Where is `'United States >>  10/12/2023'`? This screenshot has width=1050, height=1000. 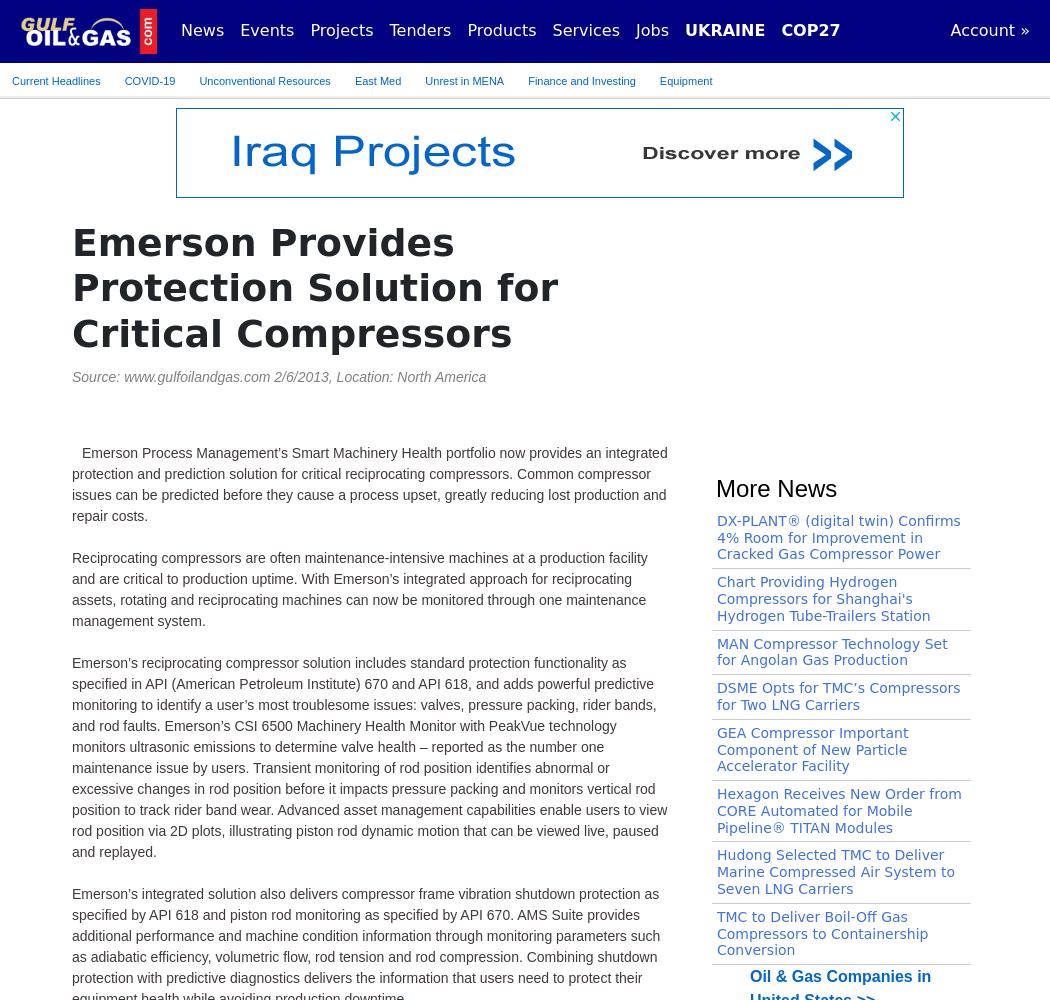
'United States >>  10/12/2023' is located at coordinates (209, 508).